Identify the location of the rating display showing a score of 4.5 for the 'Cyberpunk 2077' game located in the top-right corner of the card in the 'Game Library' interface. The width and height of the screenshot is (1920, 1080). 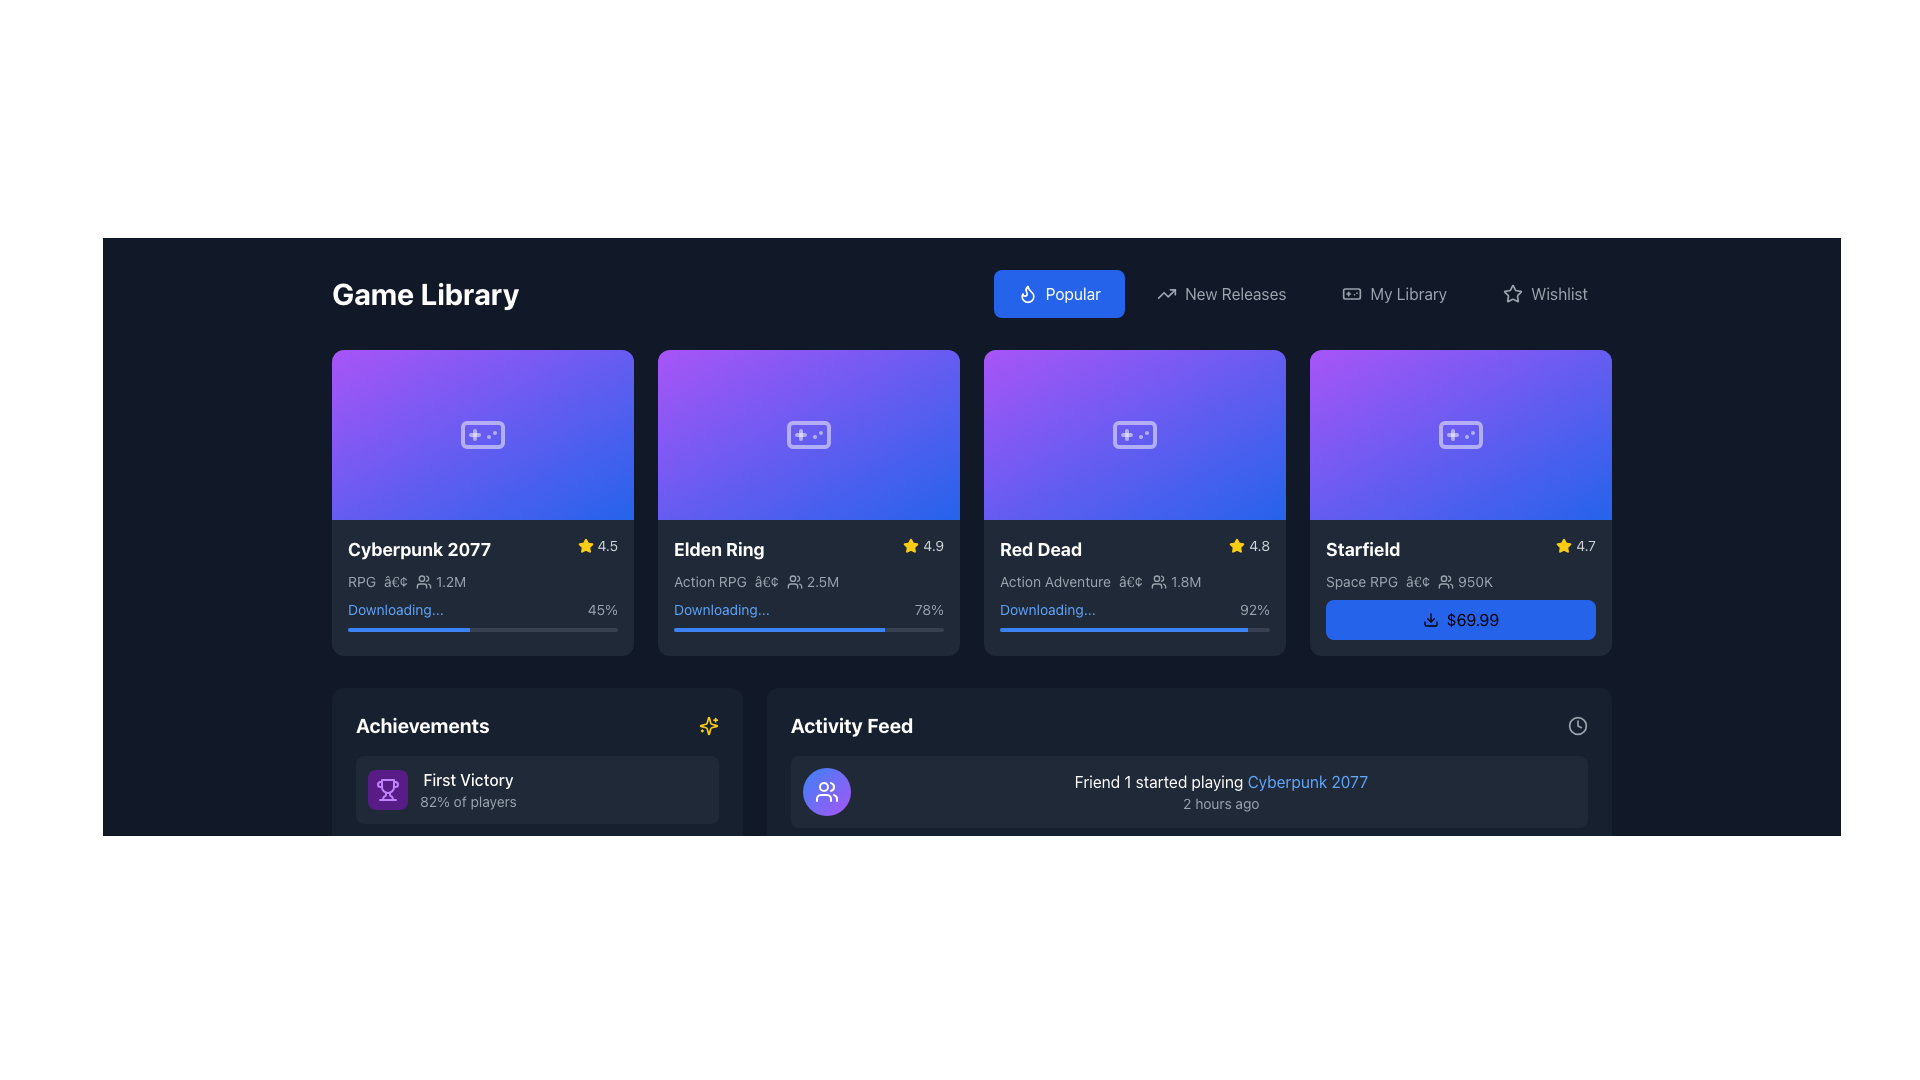
(596, 545).